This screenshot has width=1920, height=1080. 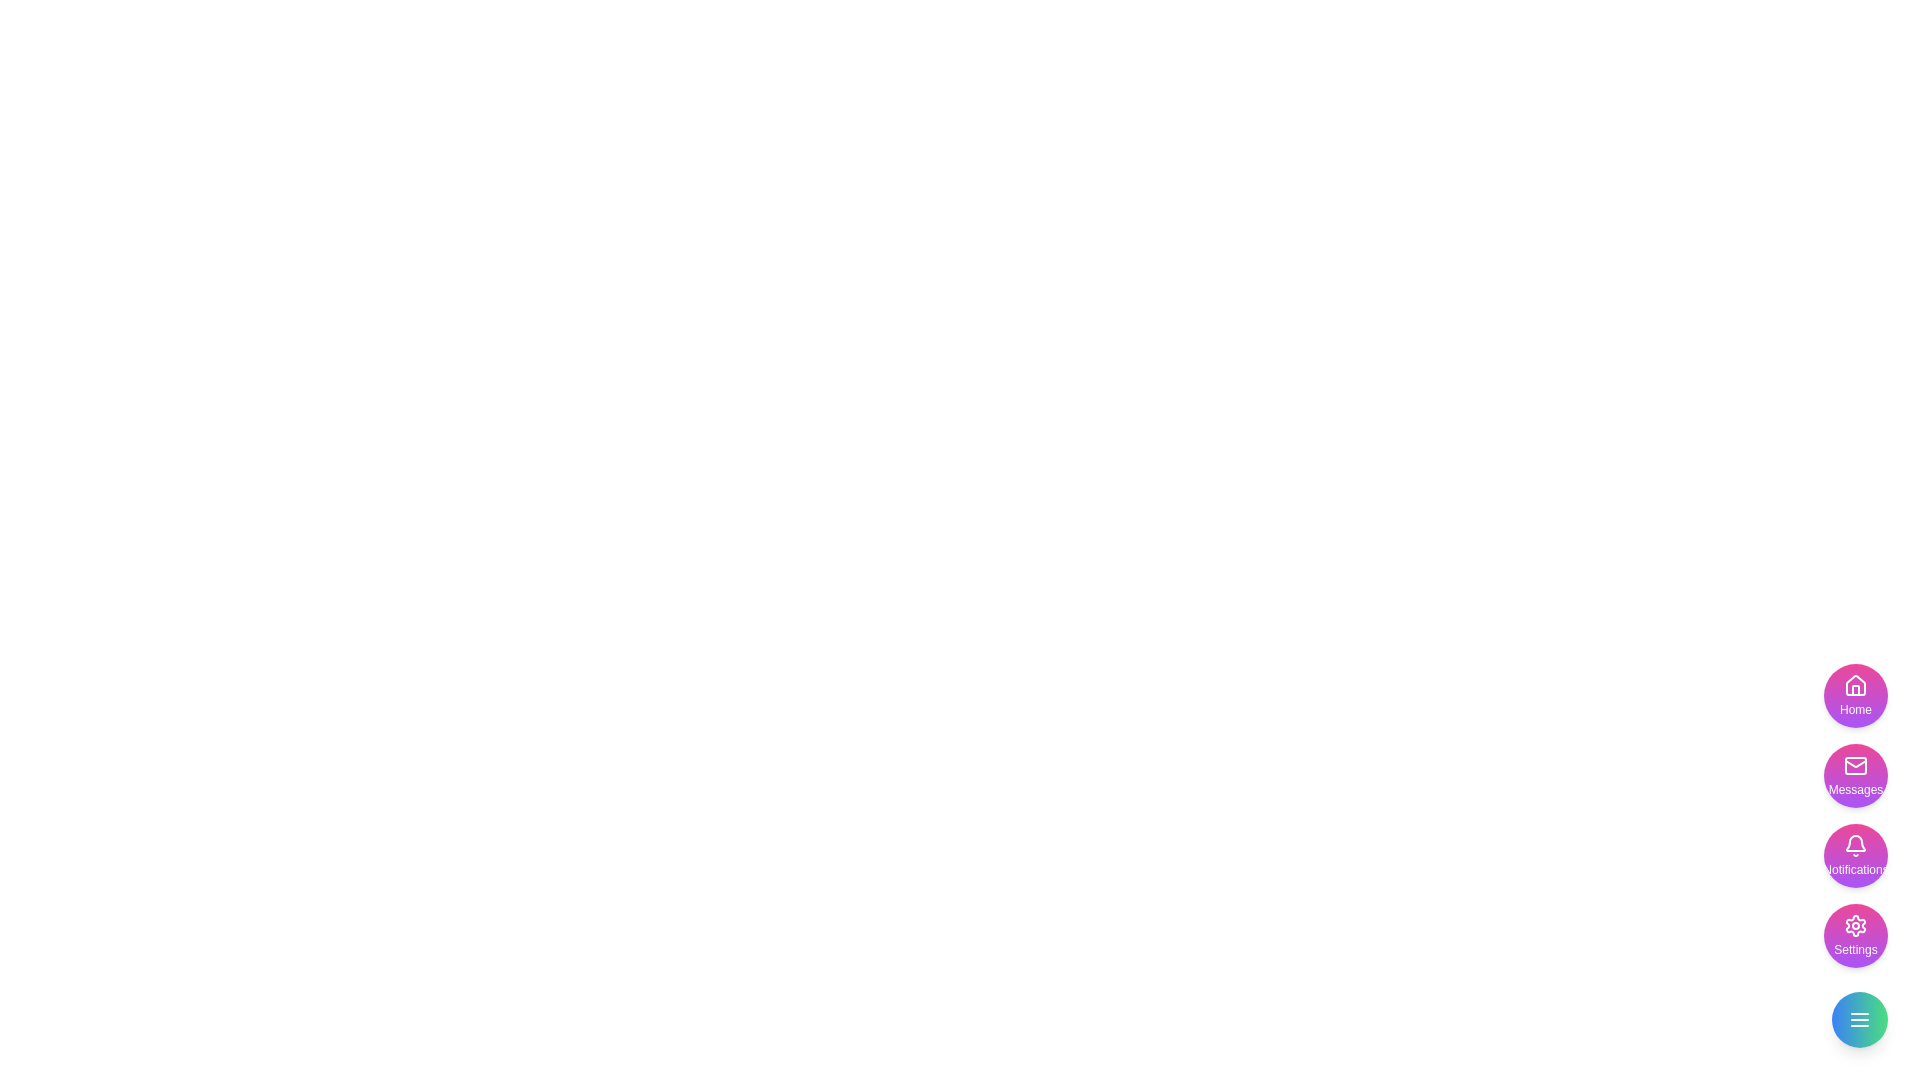 I want to click on the bell-shaped notifications icon with a minimalist design, which is the third button from the top in the vertical stack of icons on the right side of the interface, so click(x=1855, y=845).